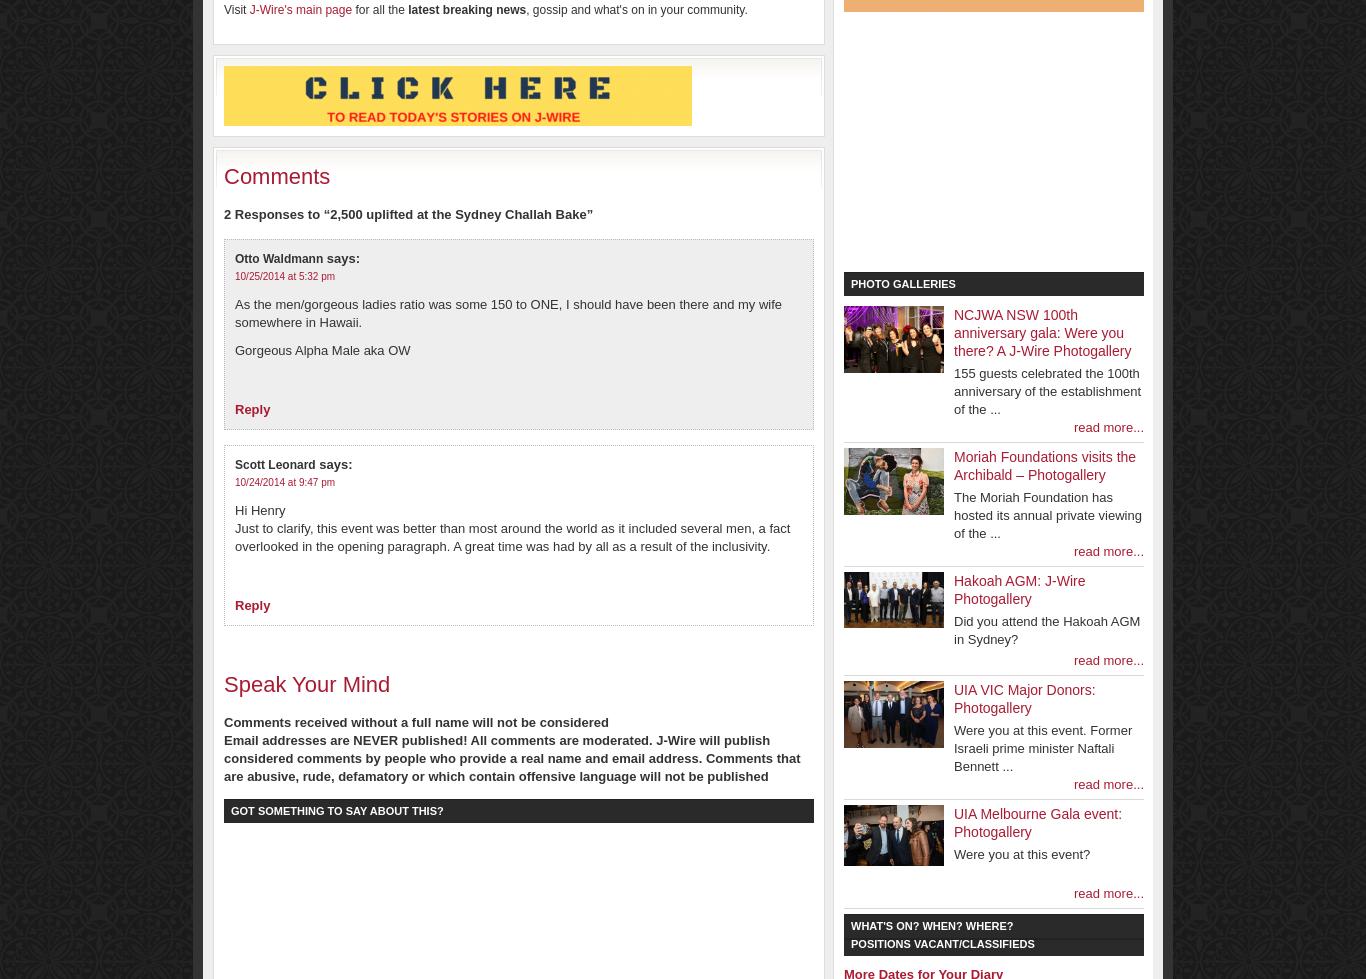 The width and height of the screenshot is (1366, 979). I want to click on 'Gorgeous Alpha Male aka OW', so click(322, 349).